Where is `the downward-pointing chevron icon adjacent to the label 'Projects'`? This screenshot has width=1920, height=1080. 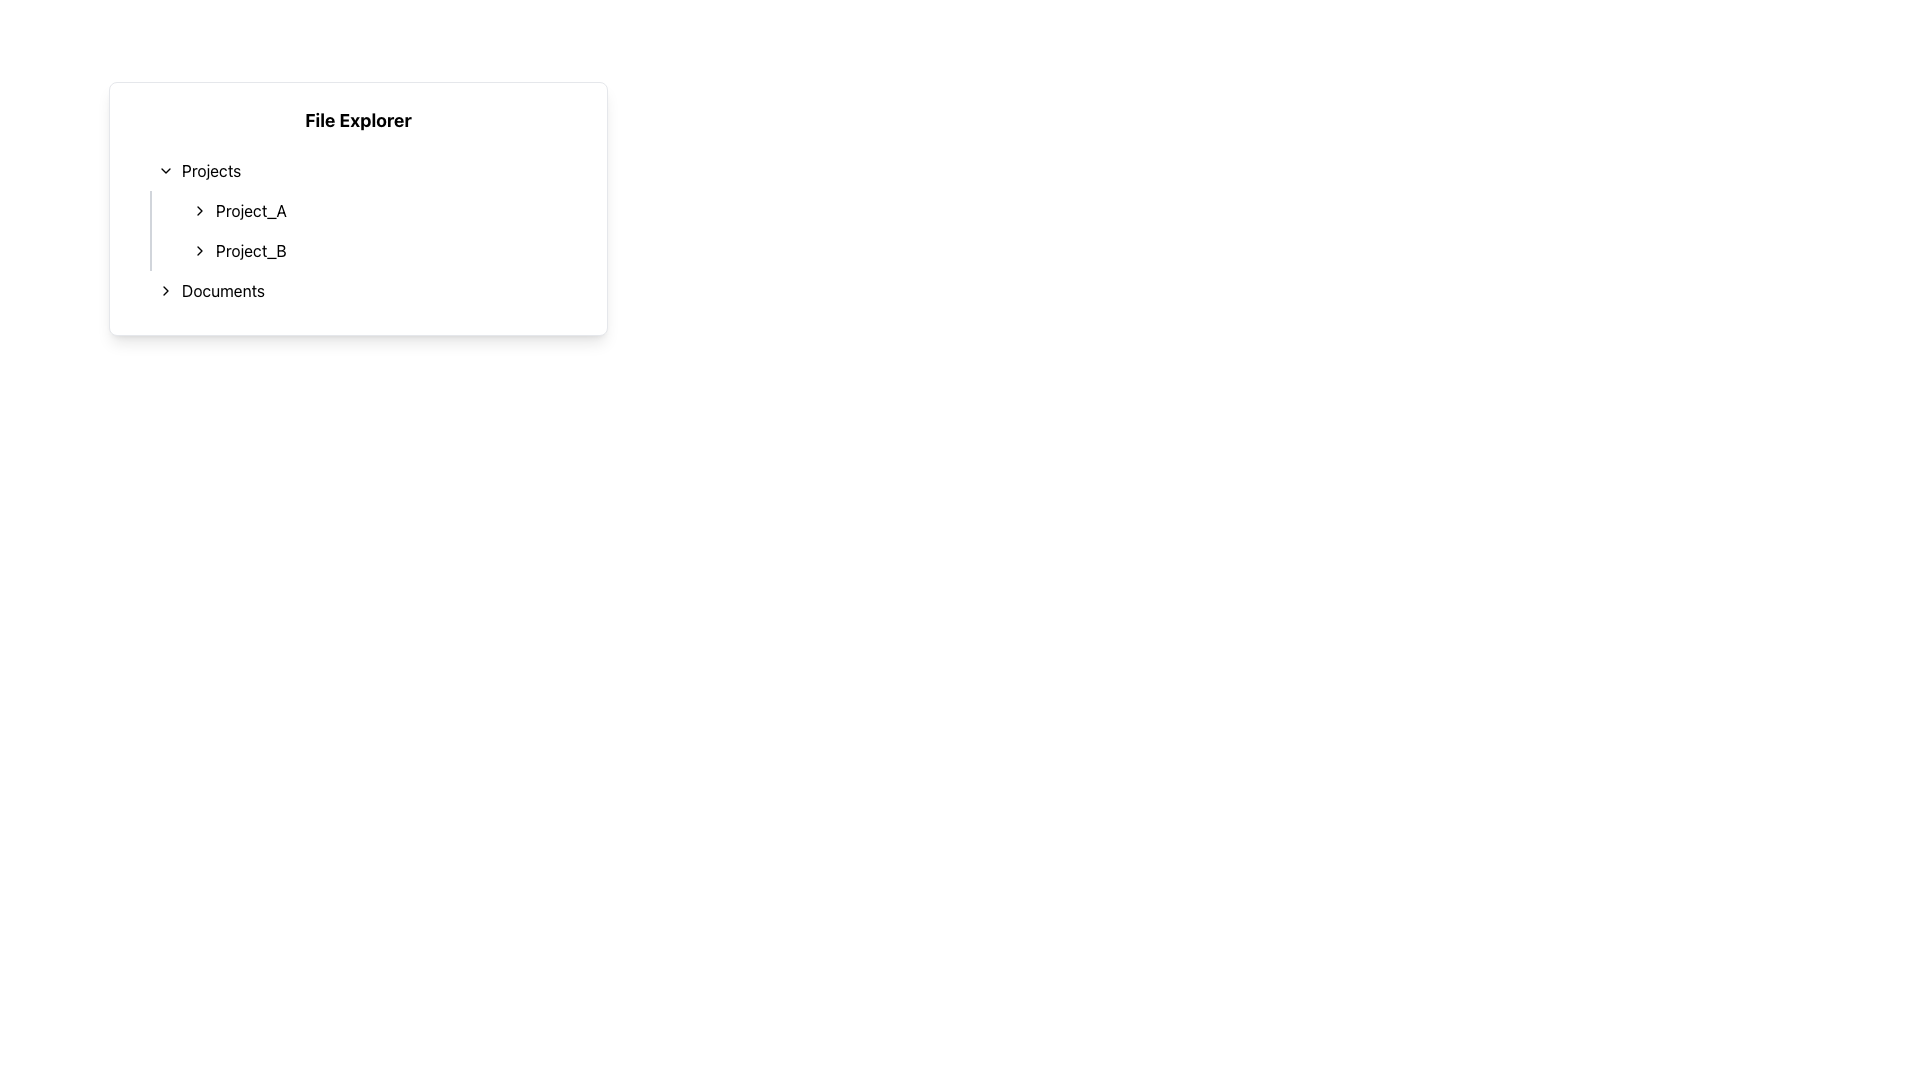 the downward-pointing chevron icon adjacent to the label 'Projects' is located at coordinates (166, 169).